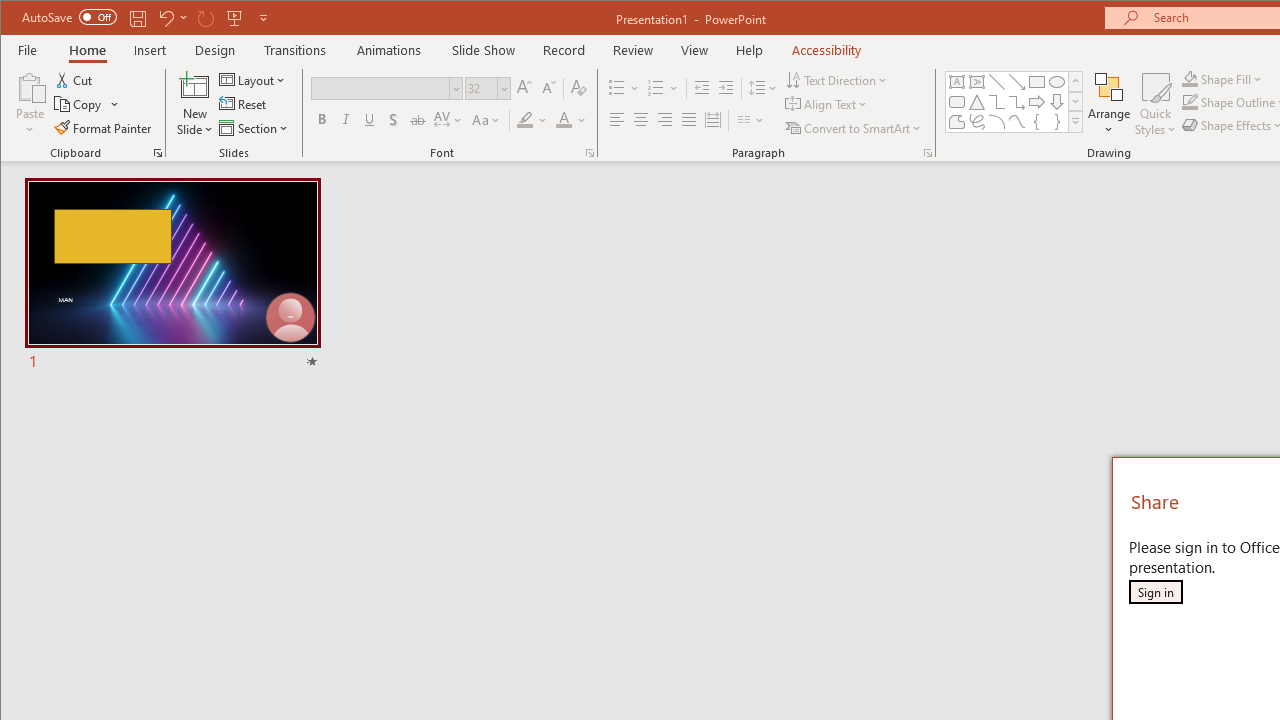 The height and width of the screenshot is (720, 1280). Describe the element at coordinates (763, 87) in the screenshot. I see `'Line Spacing'` at that location.